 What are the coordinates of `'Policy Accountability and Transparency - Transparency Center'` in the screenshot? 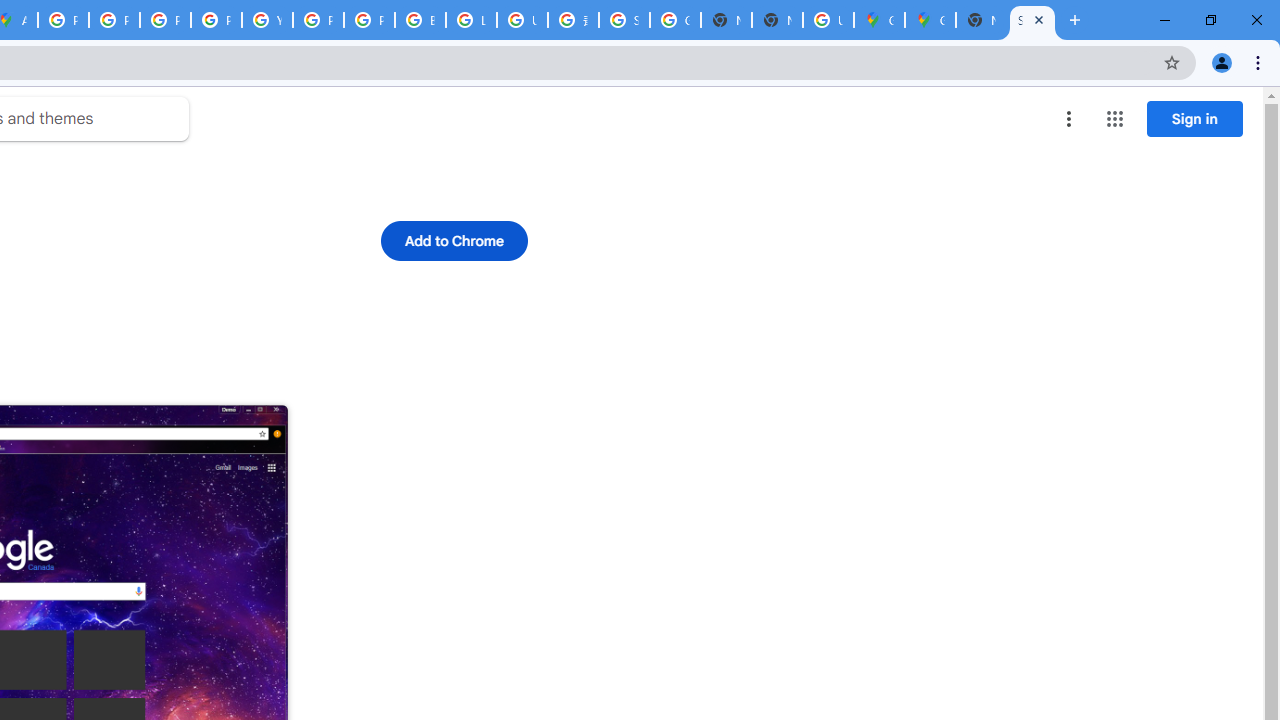 It's located at (64, 20).